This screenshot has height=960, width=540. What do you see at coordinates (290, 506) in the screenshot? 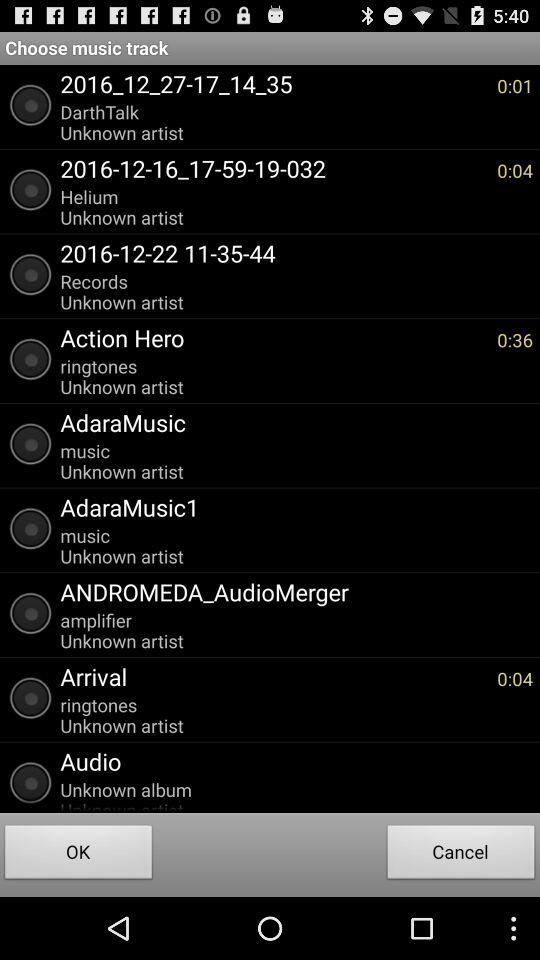
I see `icon above music` at bounding box center [290, 506].